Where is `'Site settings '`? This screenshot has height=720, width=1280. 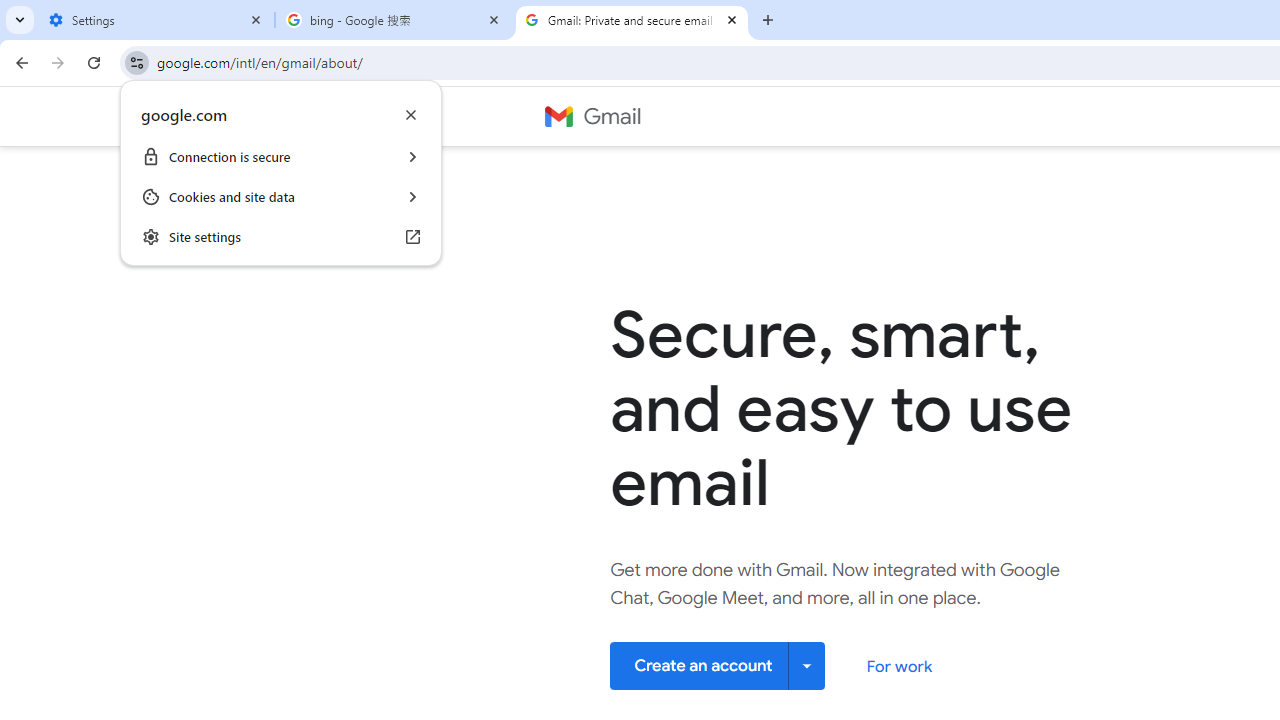
'Site settings ' is located at coordinates (280, 235).